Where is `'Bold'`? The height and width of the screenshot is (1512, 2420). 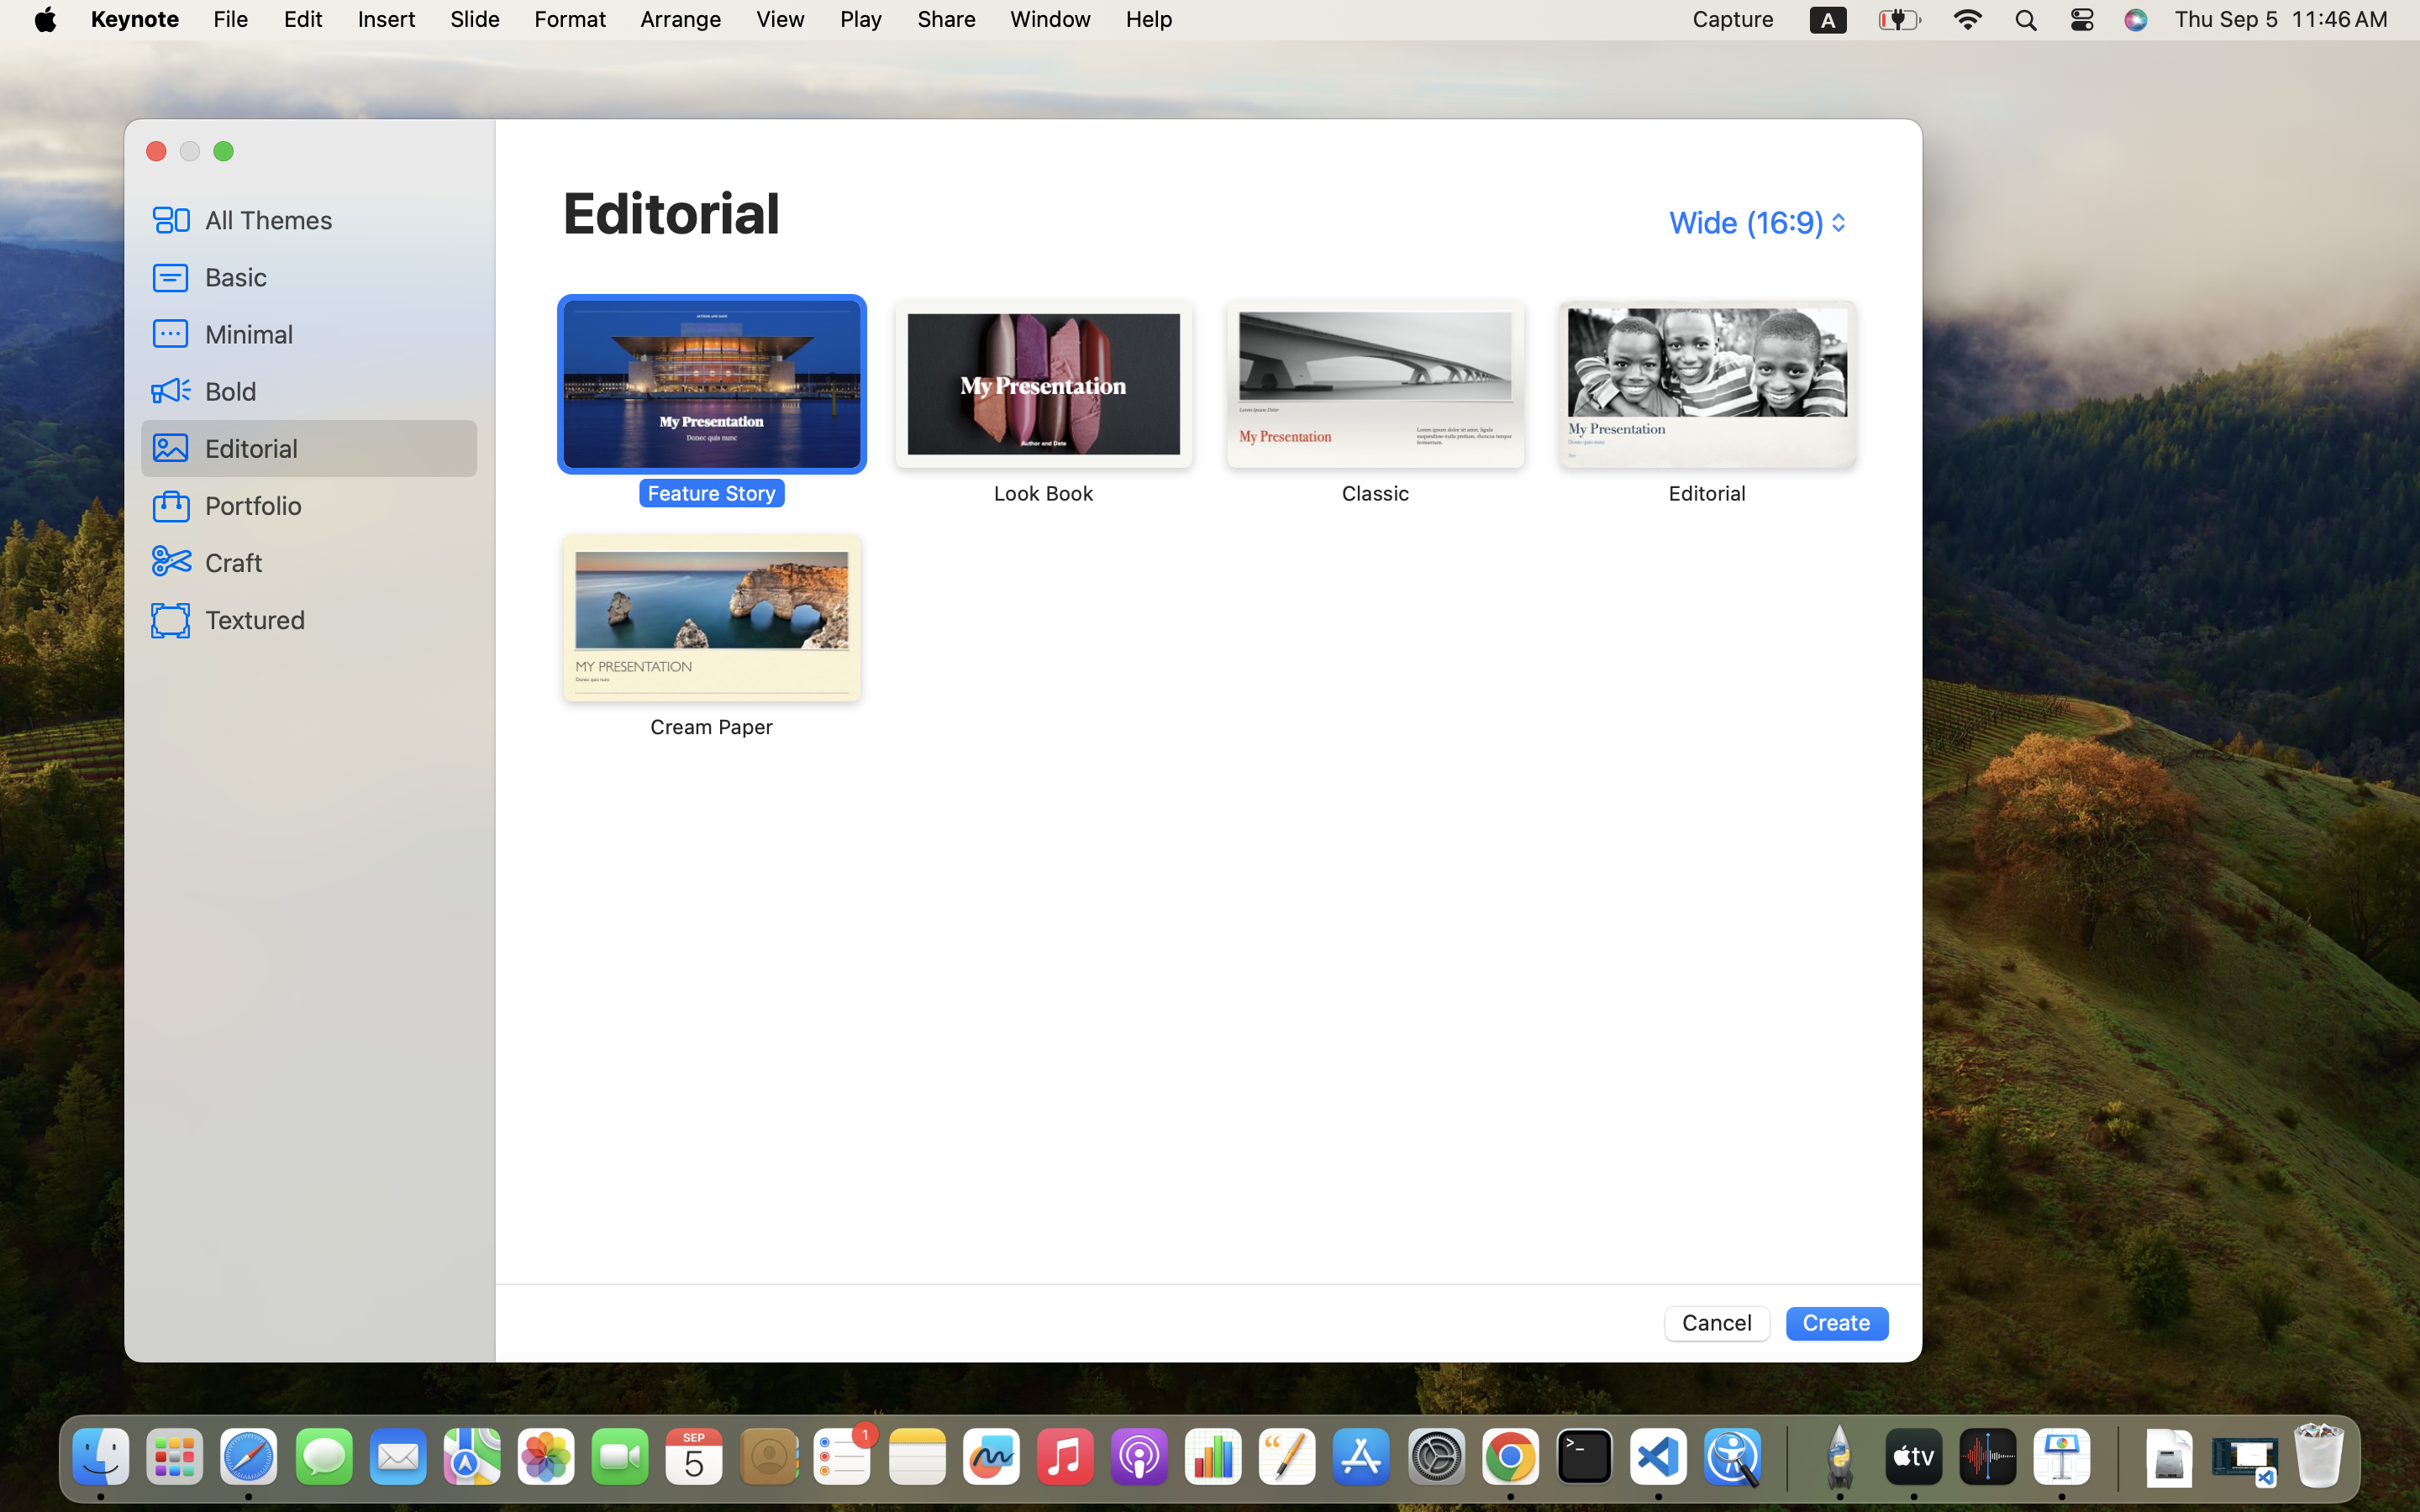
'Bold' is located at coordinates (334, 389).